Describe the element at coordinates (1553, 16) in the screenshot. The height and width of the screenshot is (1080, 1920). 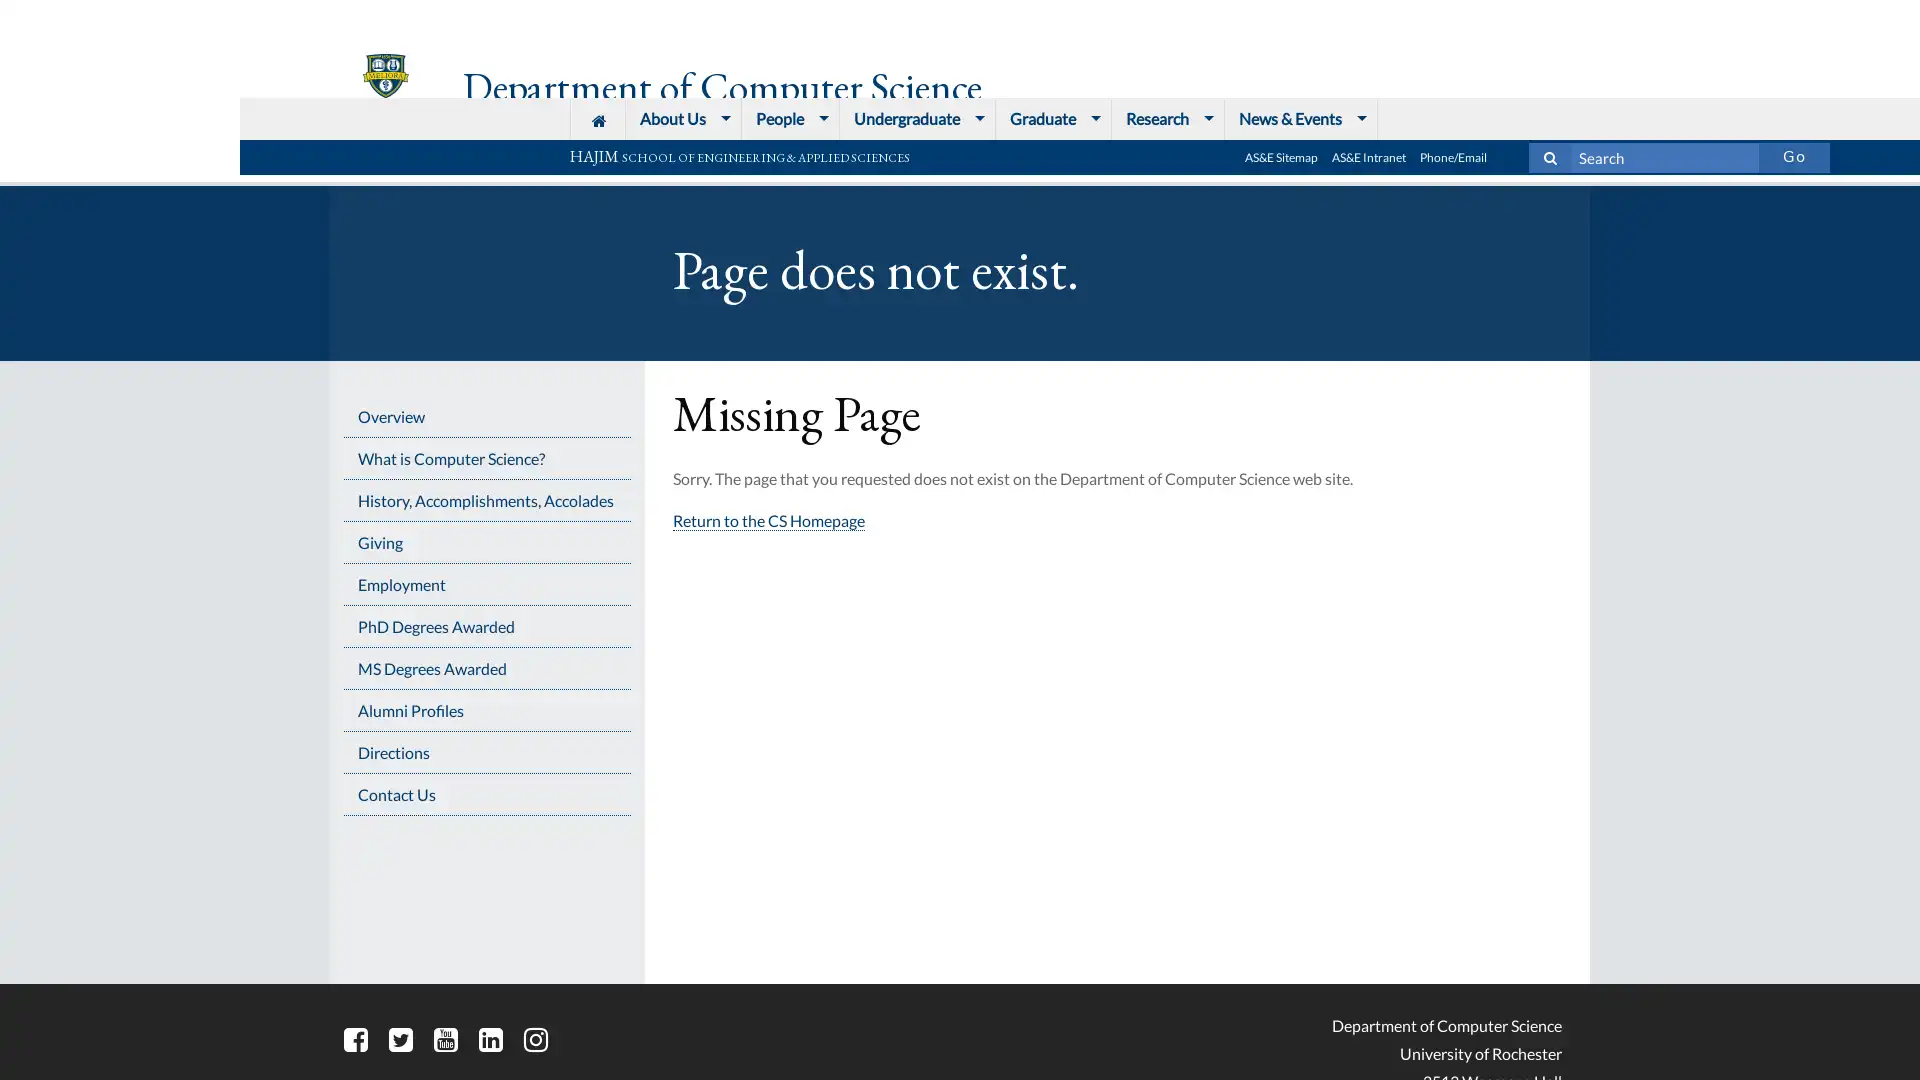
I see `Go` at that location.